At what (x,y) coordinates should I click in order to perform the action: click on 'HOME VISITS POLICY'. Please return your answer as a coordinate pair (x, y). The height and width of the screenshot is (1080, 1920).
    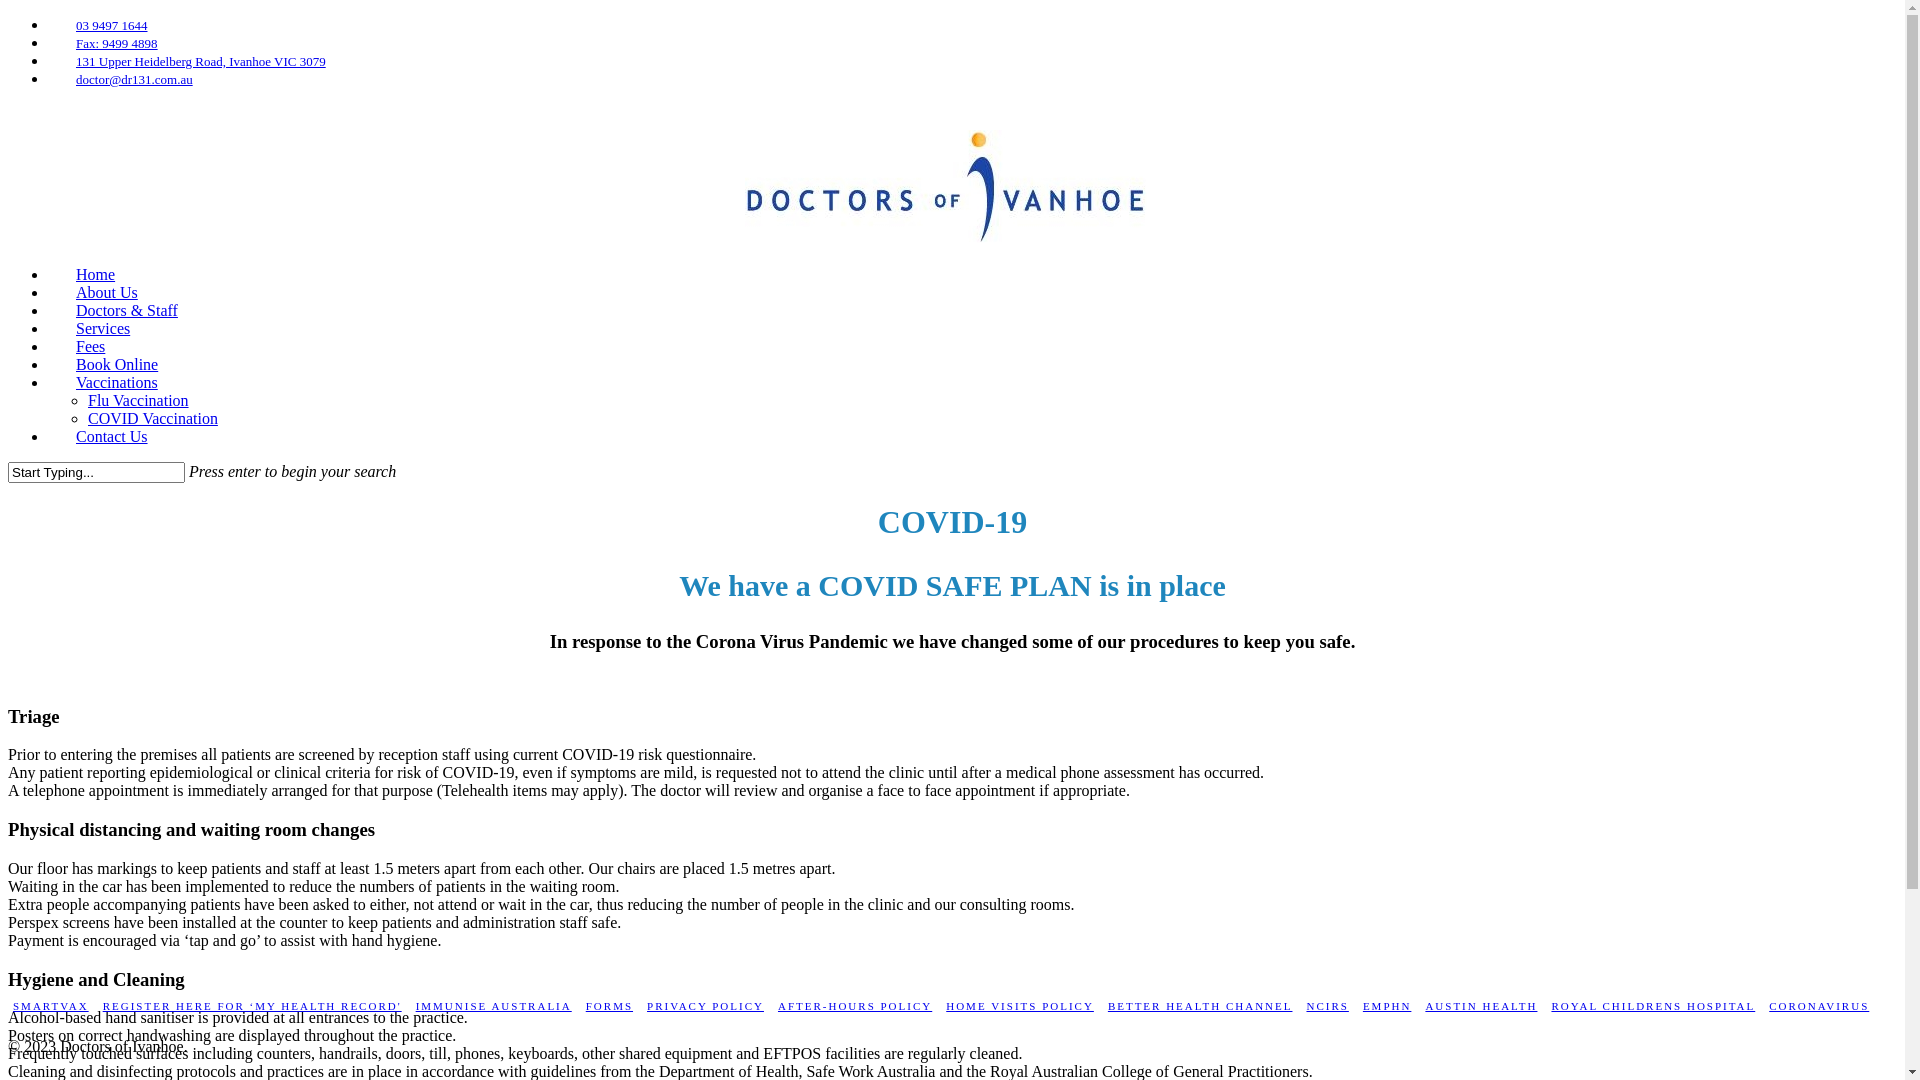
    Looking at the image, I should click on (1019, 1006).